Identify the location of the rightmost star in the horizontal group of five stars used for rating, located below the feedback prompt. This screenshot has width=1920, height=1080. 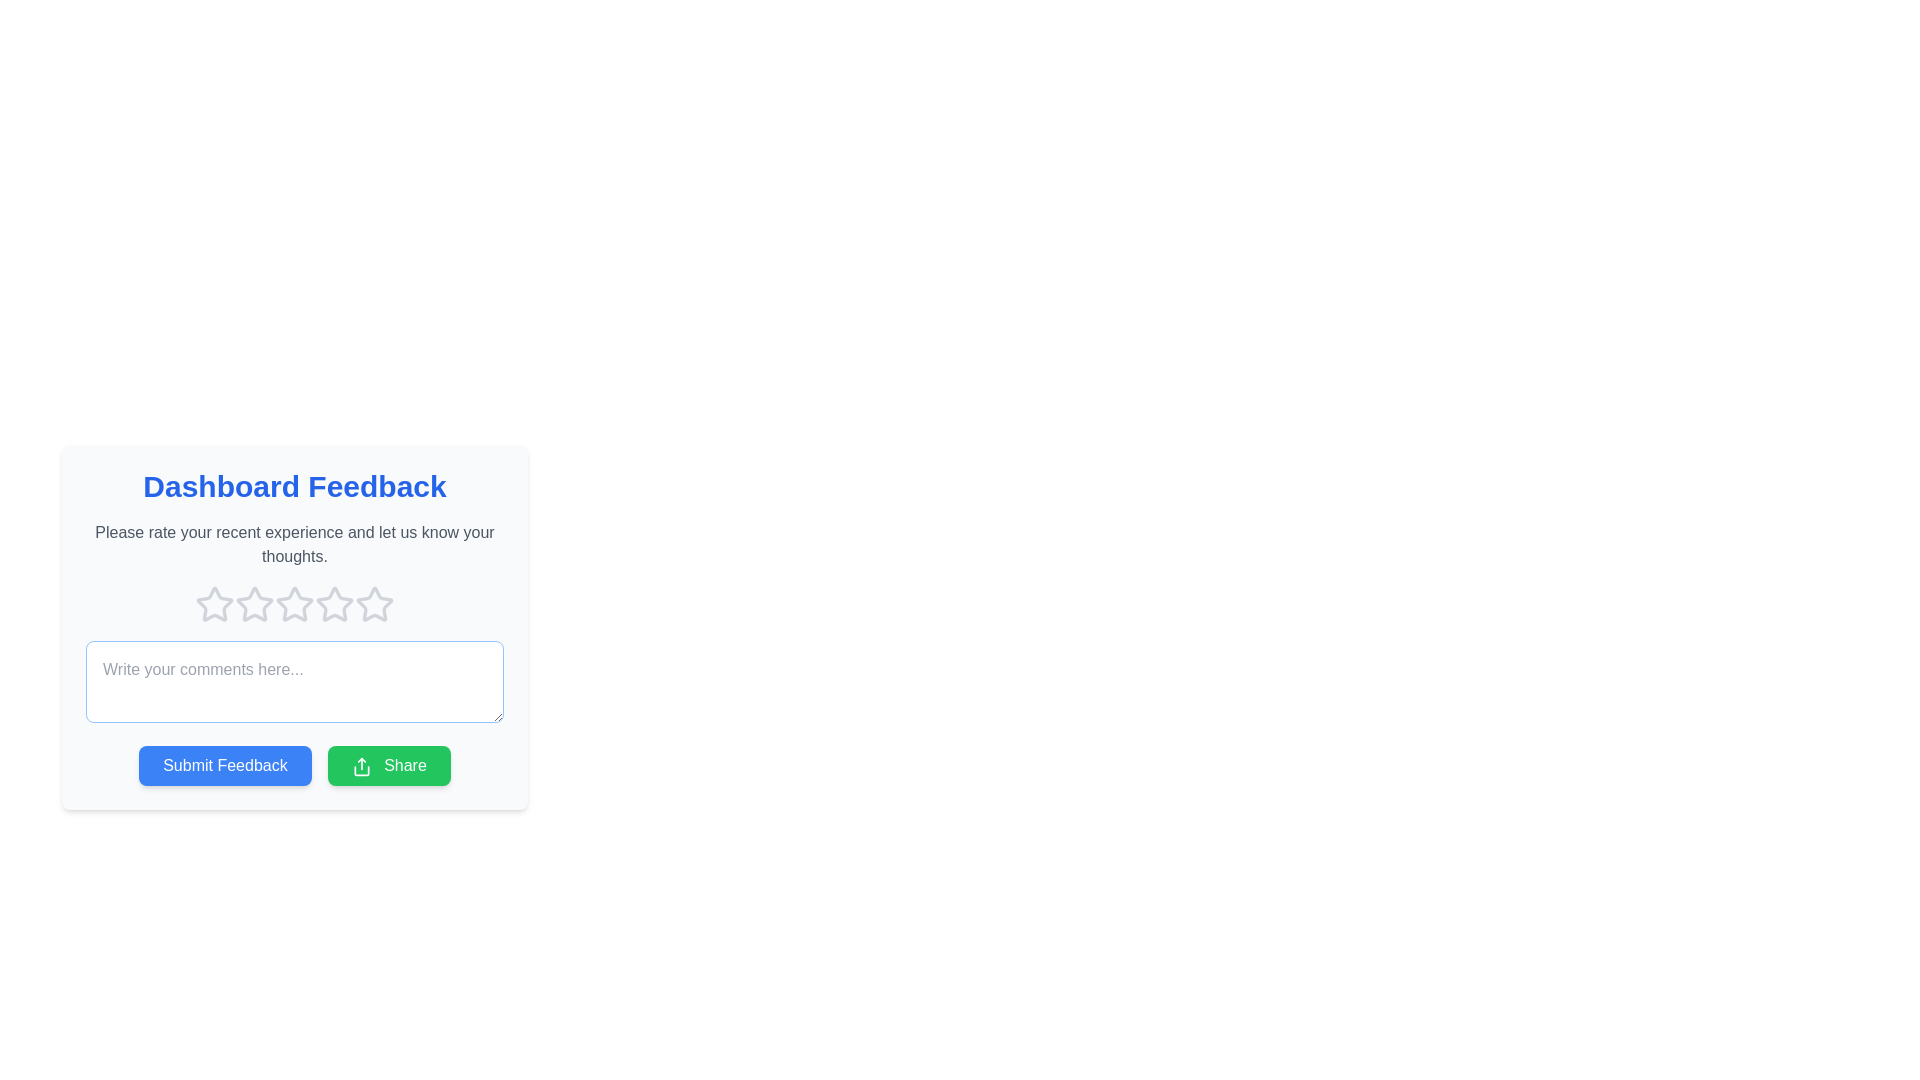
(374, 603).